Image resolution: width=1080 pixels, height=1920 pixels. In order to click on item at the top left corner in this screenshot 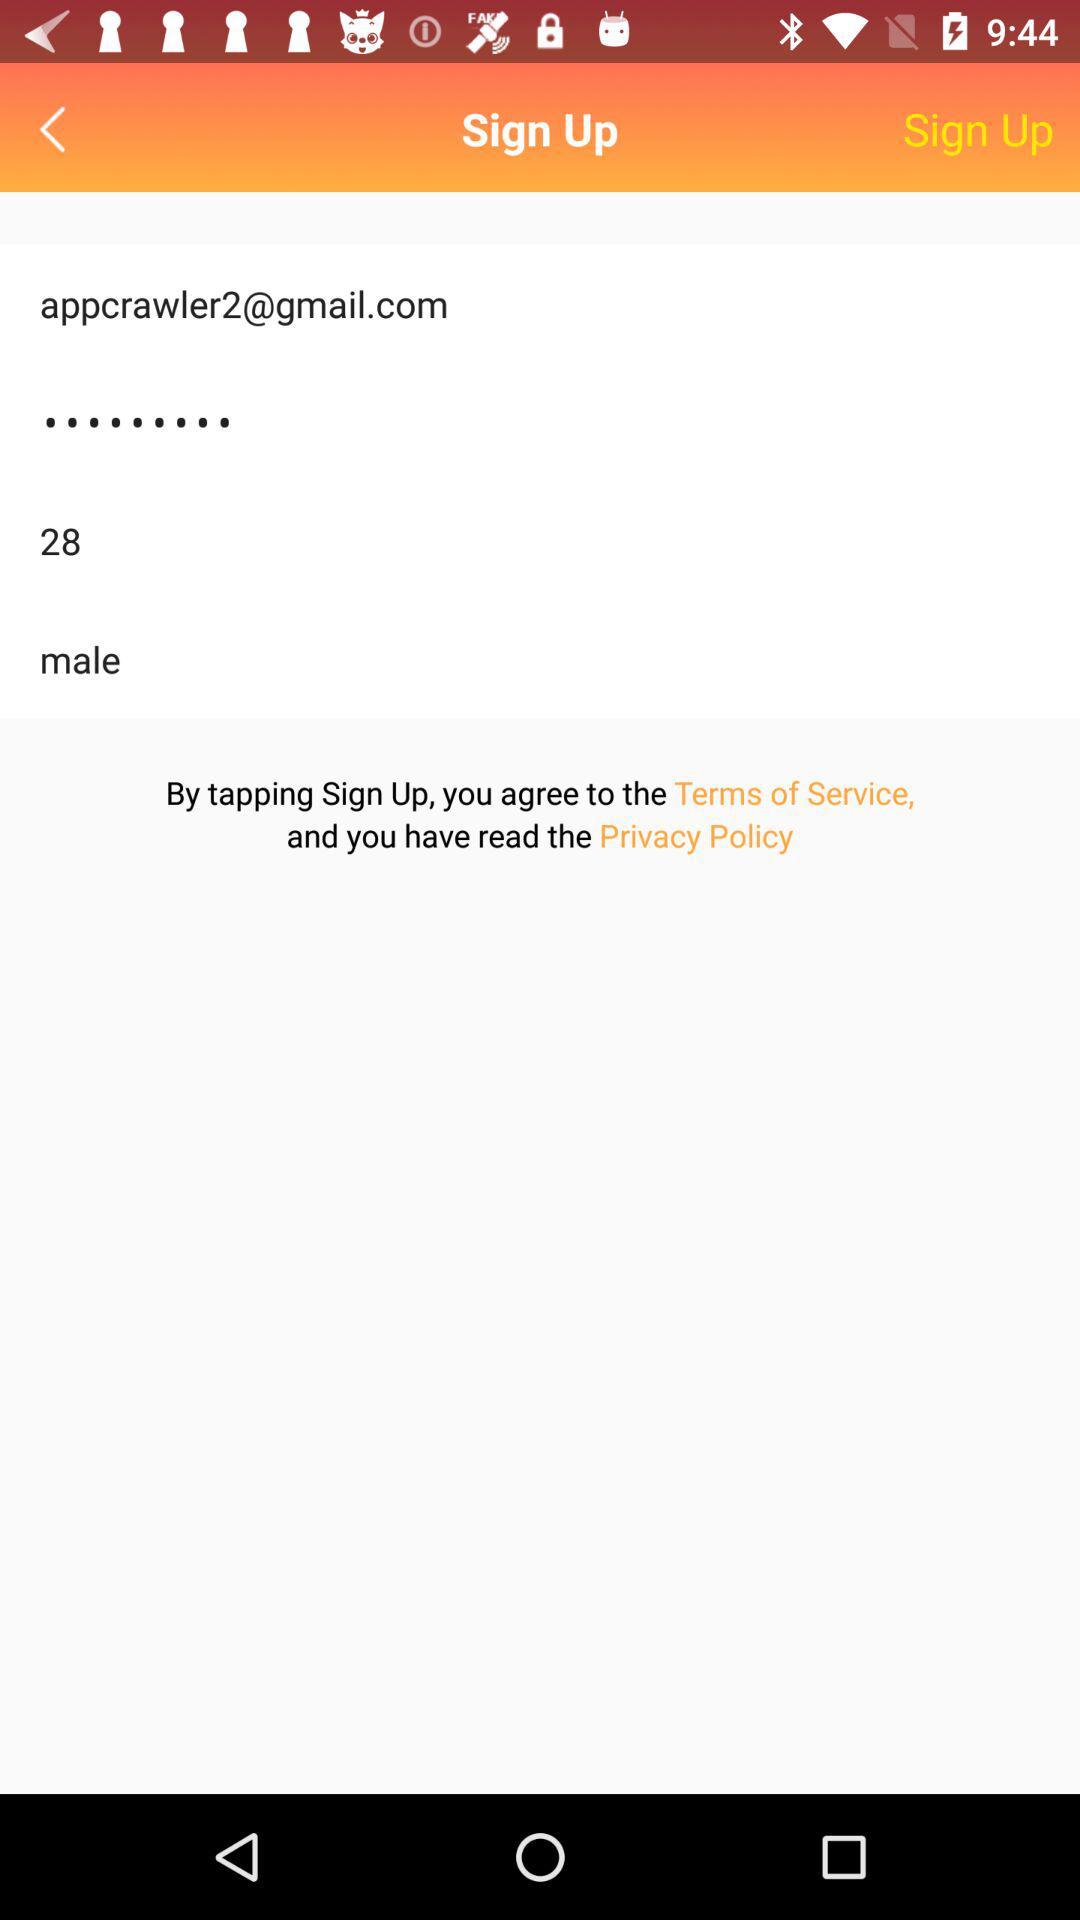, I will do `click(56, 128)`.